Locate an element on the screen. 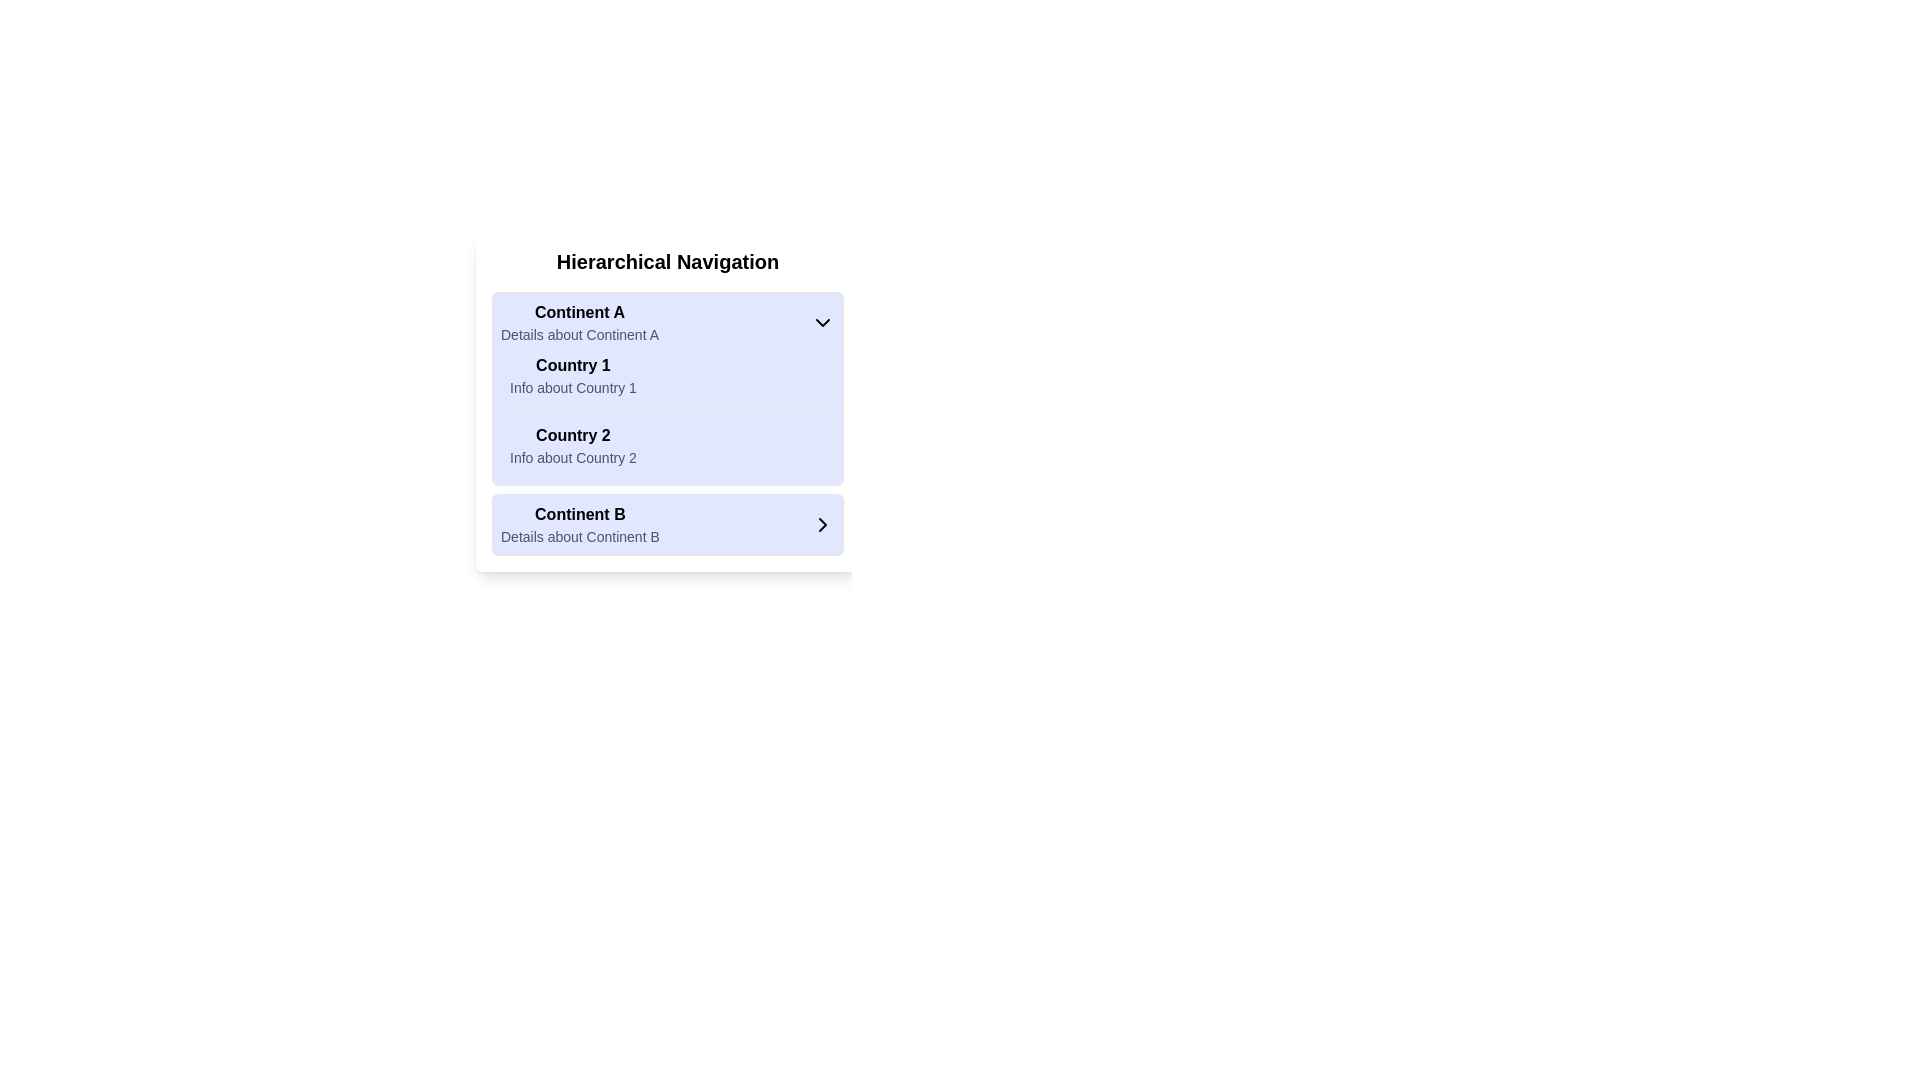 This screenshot has height=1080, width=1920. the Text block representing 'Continent B' in the hierarchical navigation menu, which is located just below the 'Country 2' item is located at coordinates (579, 523).